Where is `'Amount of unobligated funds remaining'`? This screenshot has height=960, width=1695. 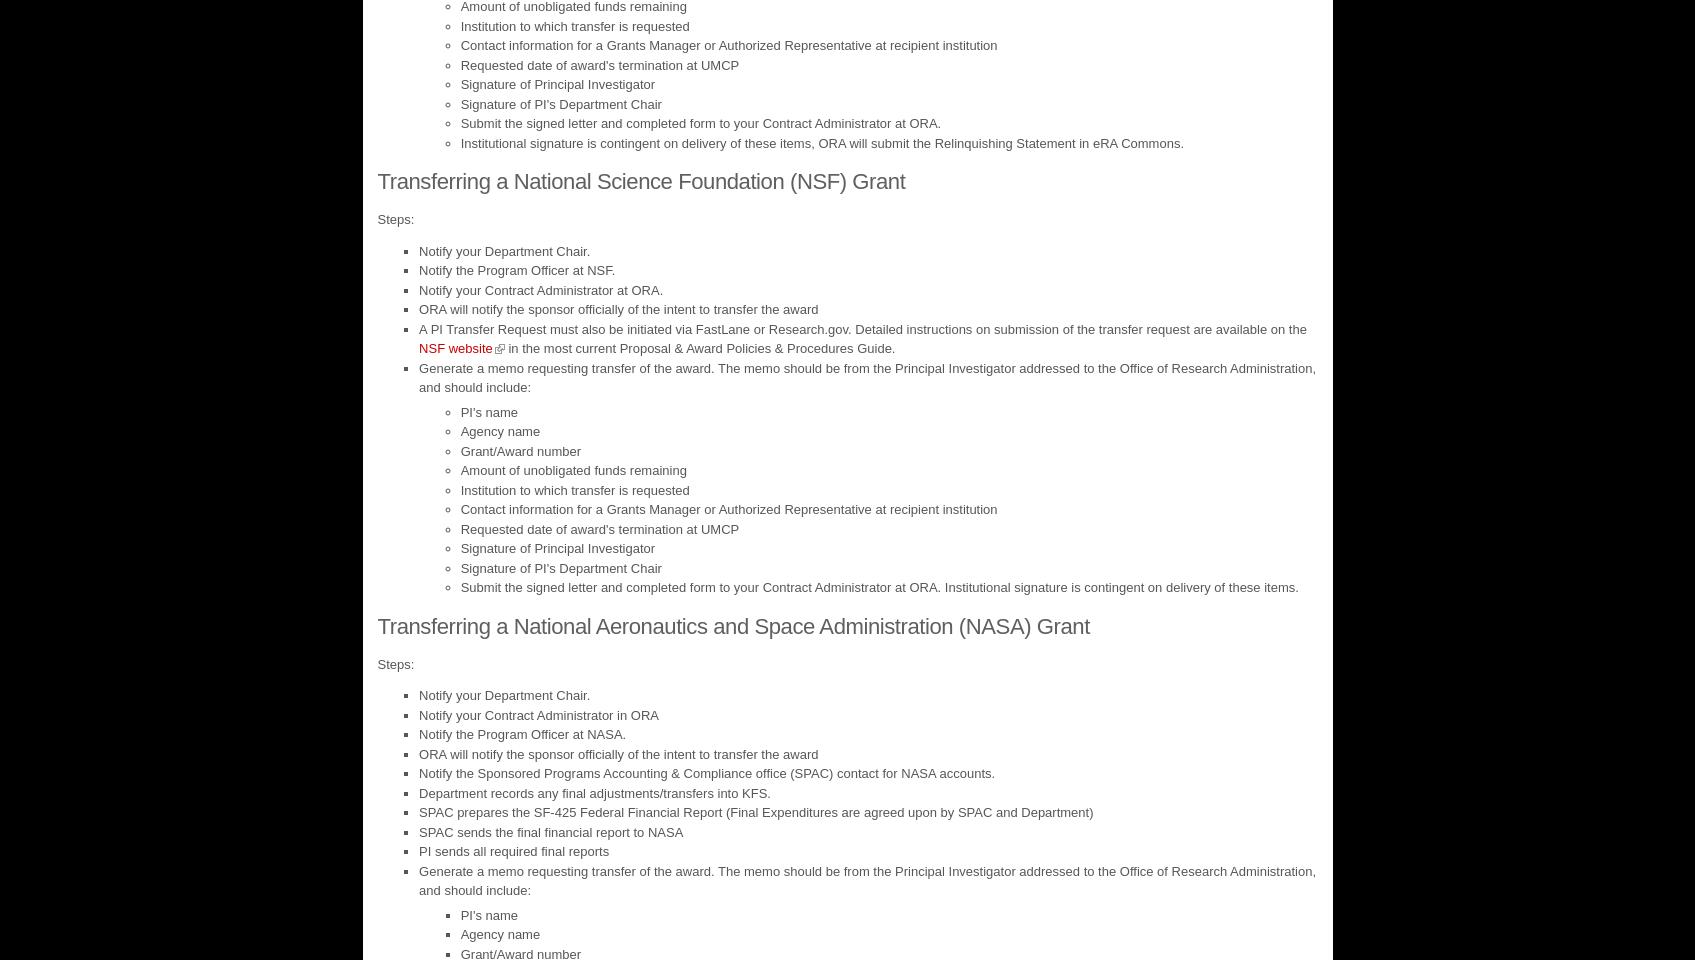 'Amount of unobligated funds remaining' is located at coordinates (459, 470).